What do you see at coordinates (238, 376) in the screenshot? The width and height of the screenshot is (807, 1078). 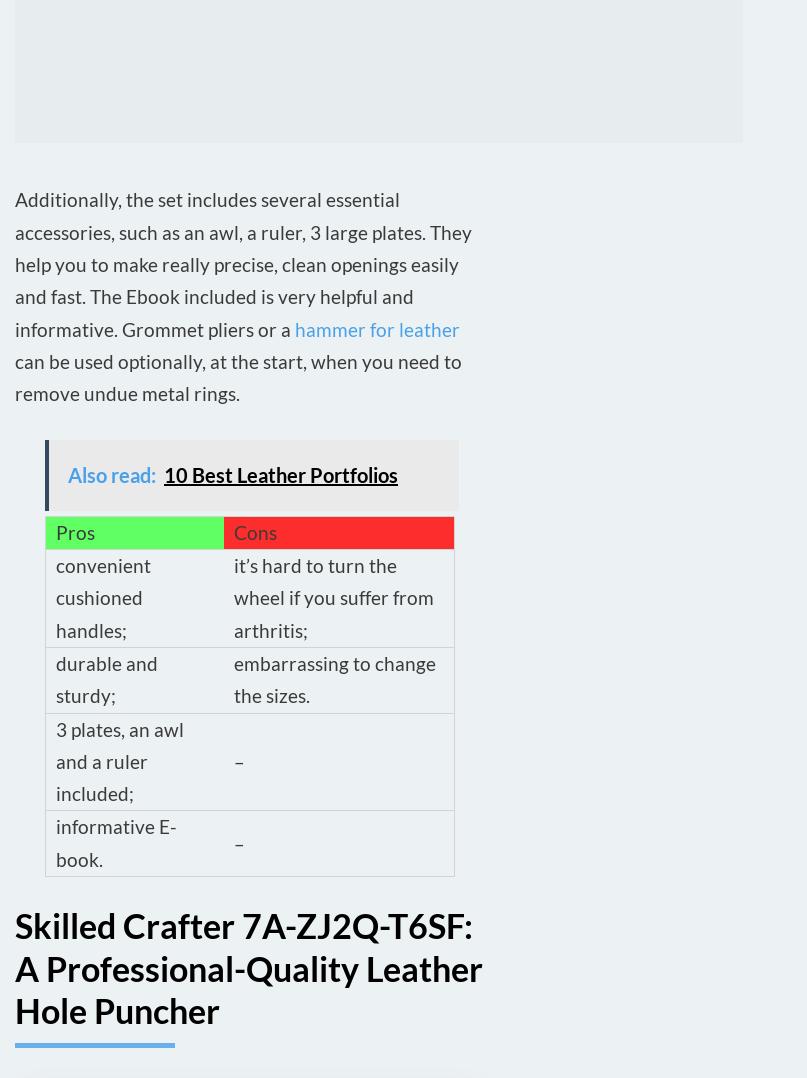 I see `'can be used optionally, at the start, when you need to remove undue metal rings.'` at bounding box center [238, 376].